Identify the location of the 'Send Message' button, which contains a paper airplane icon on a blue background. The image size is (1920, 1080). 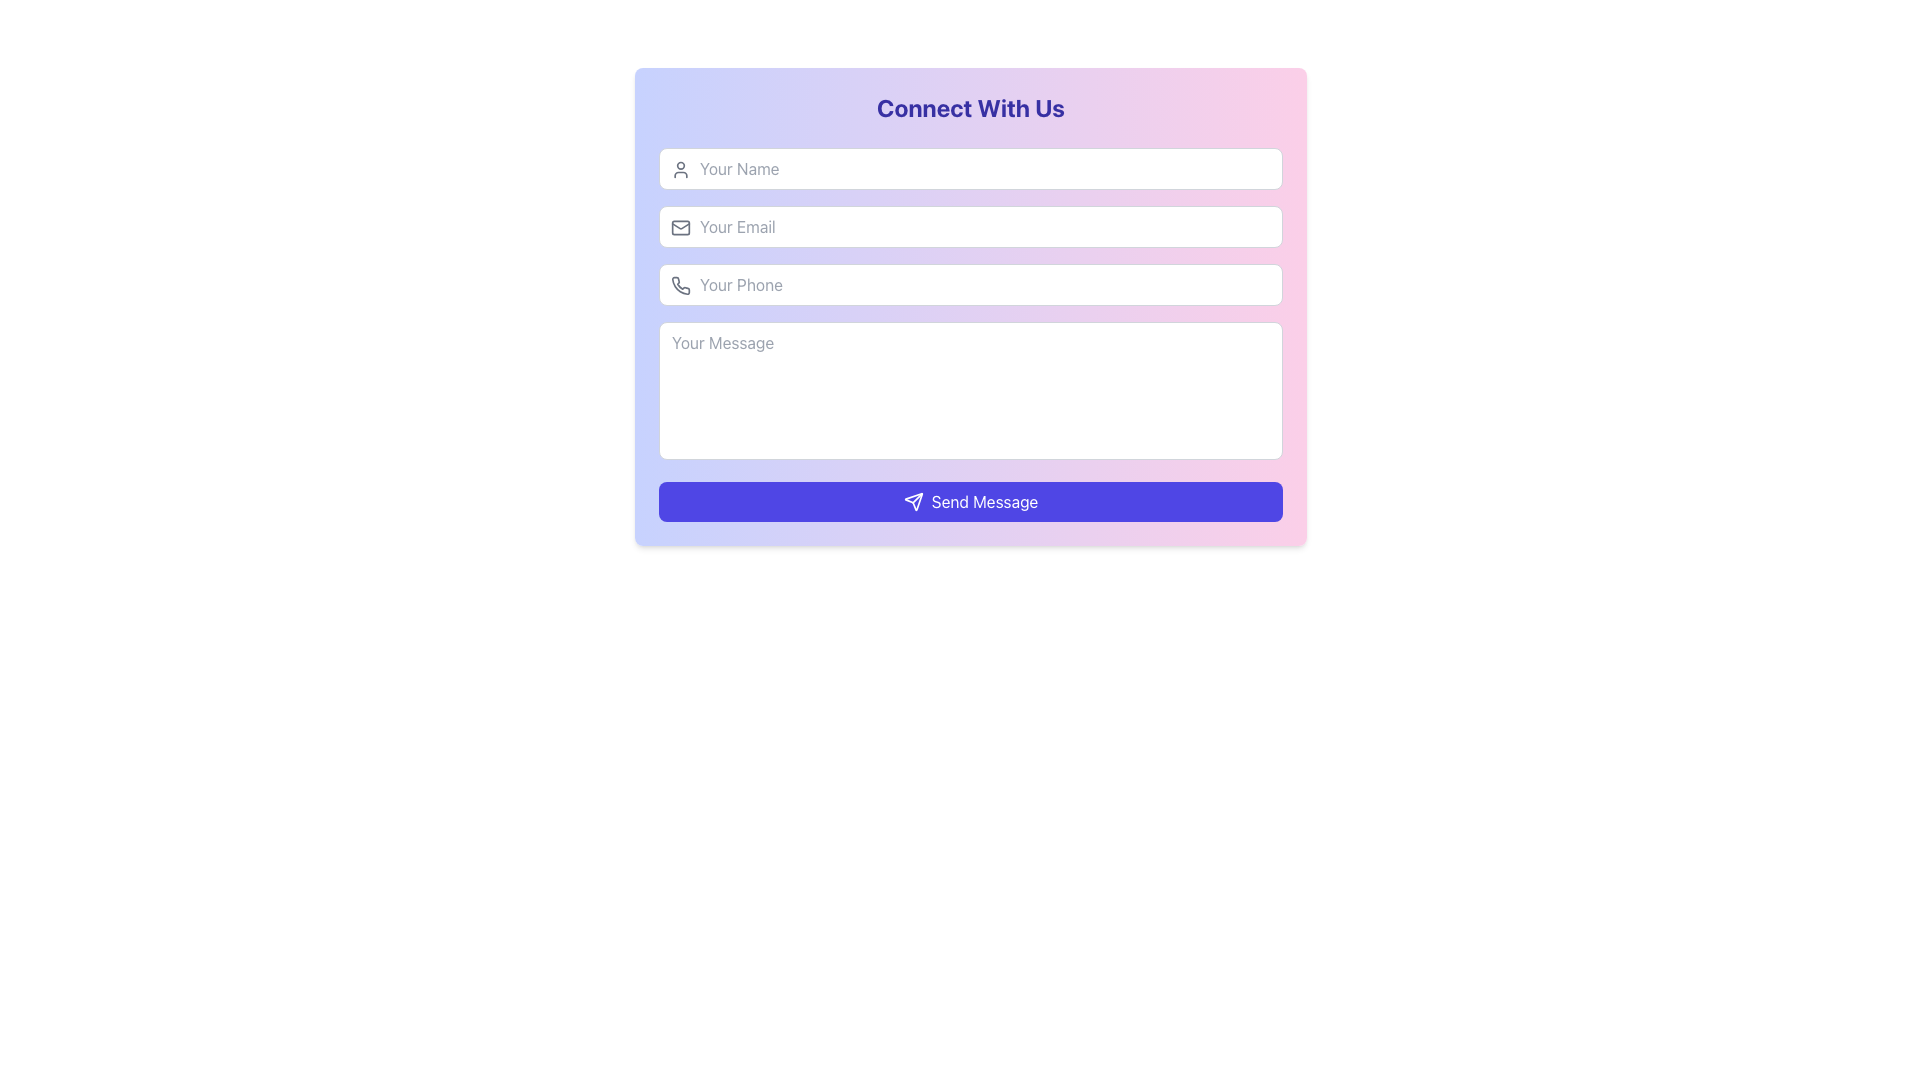
(912, 500).